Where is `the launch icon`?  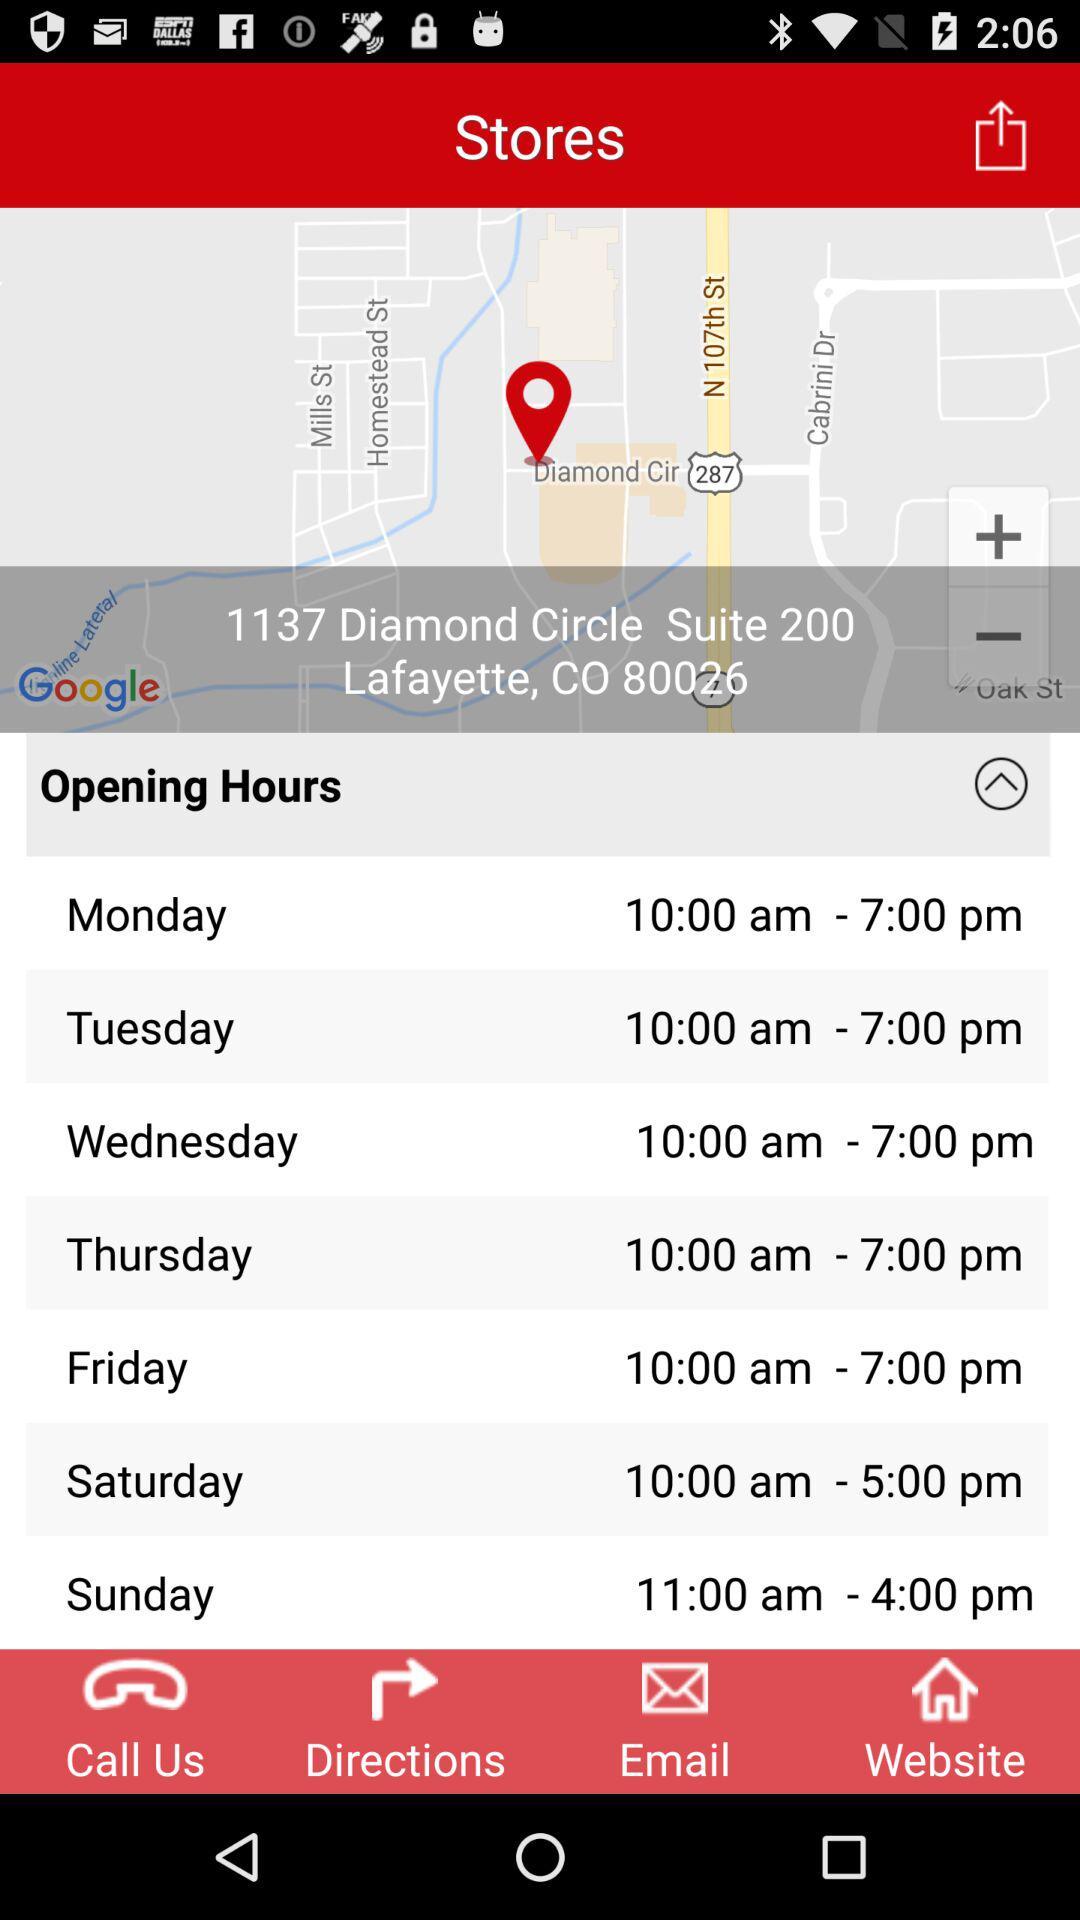
the launch icon is located at coordinates (1001, 143).